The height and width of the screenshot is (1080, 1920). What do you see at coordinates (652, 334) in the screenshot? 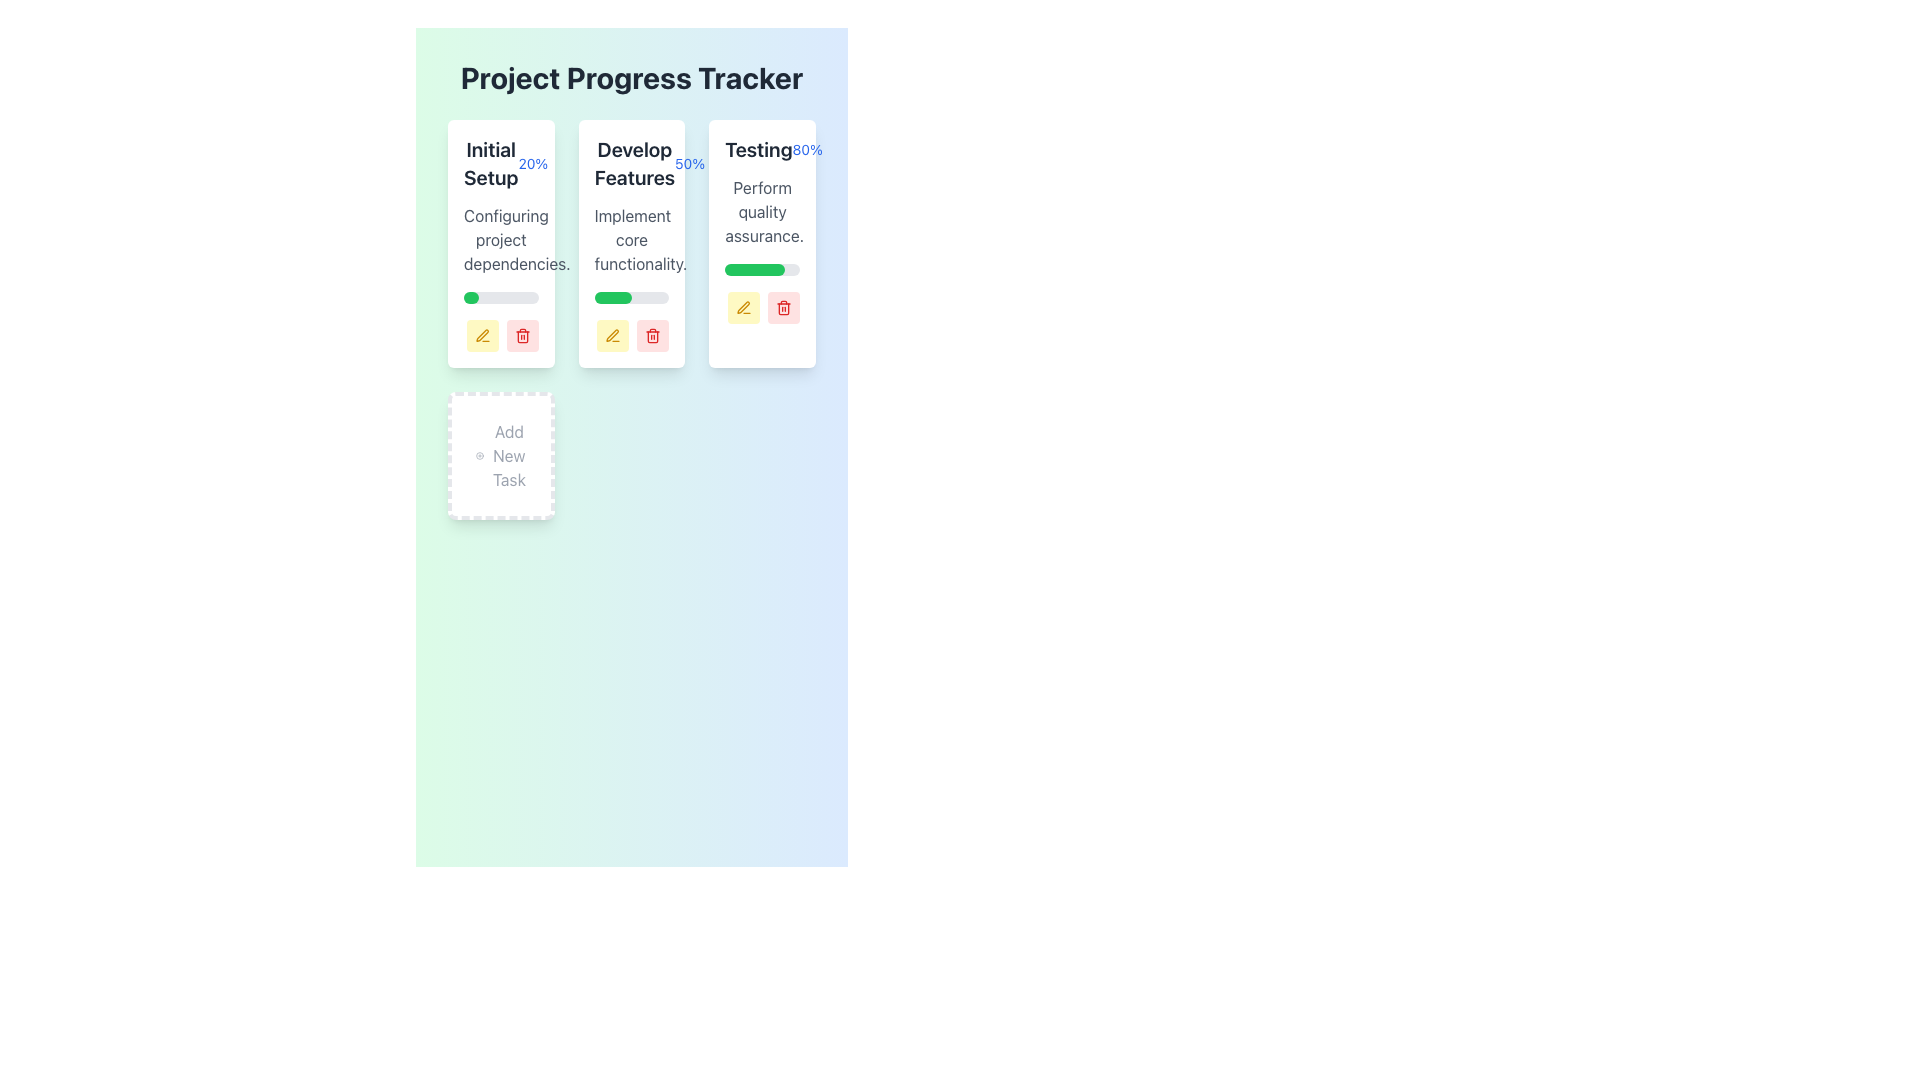
I see `the delete button (trash icon) located at the bottom-right corner of the 'Develop Features' card` at bounding box center [652, 334].